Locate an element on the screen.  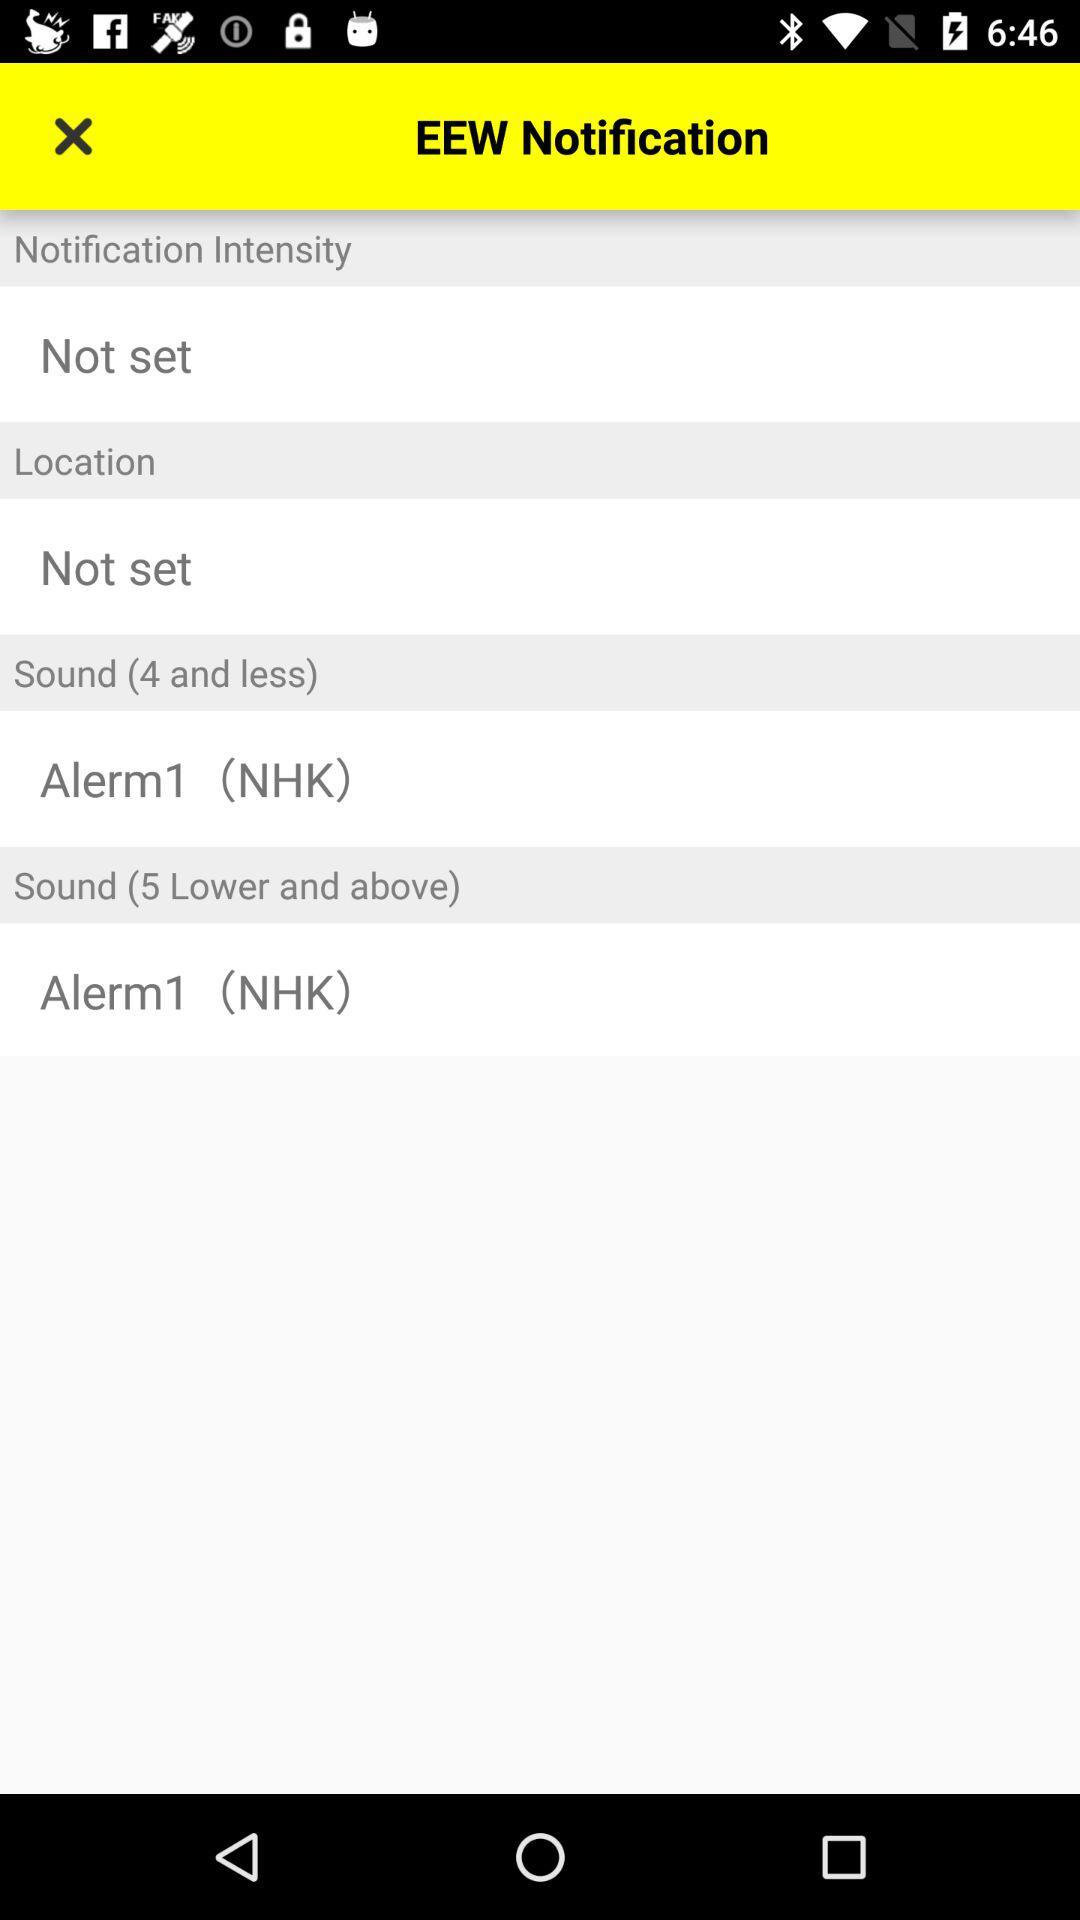
icon next to the eew notification is located at coordinates (72, 135).